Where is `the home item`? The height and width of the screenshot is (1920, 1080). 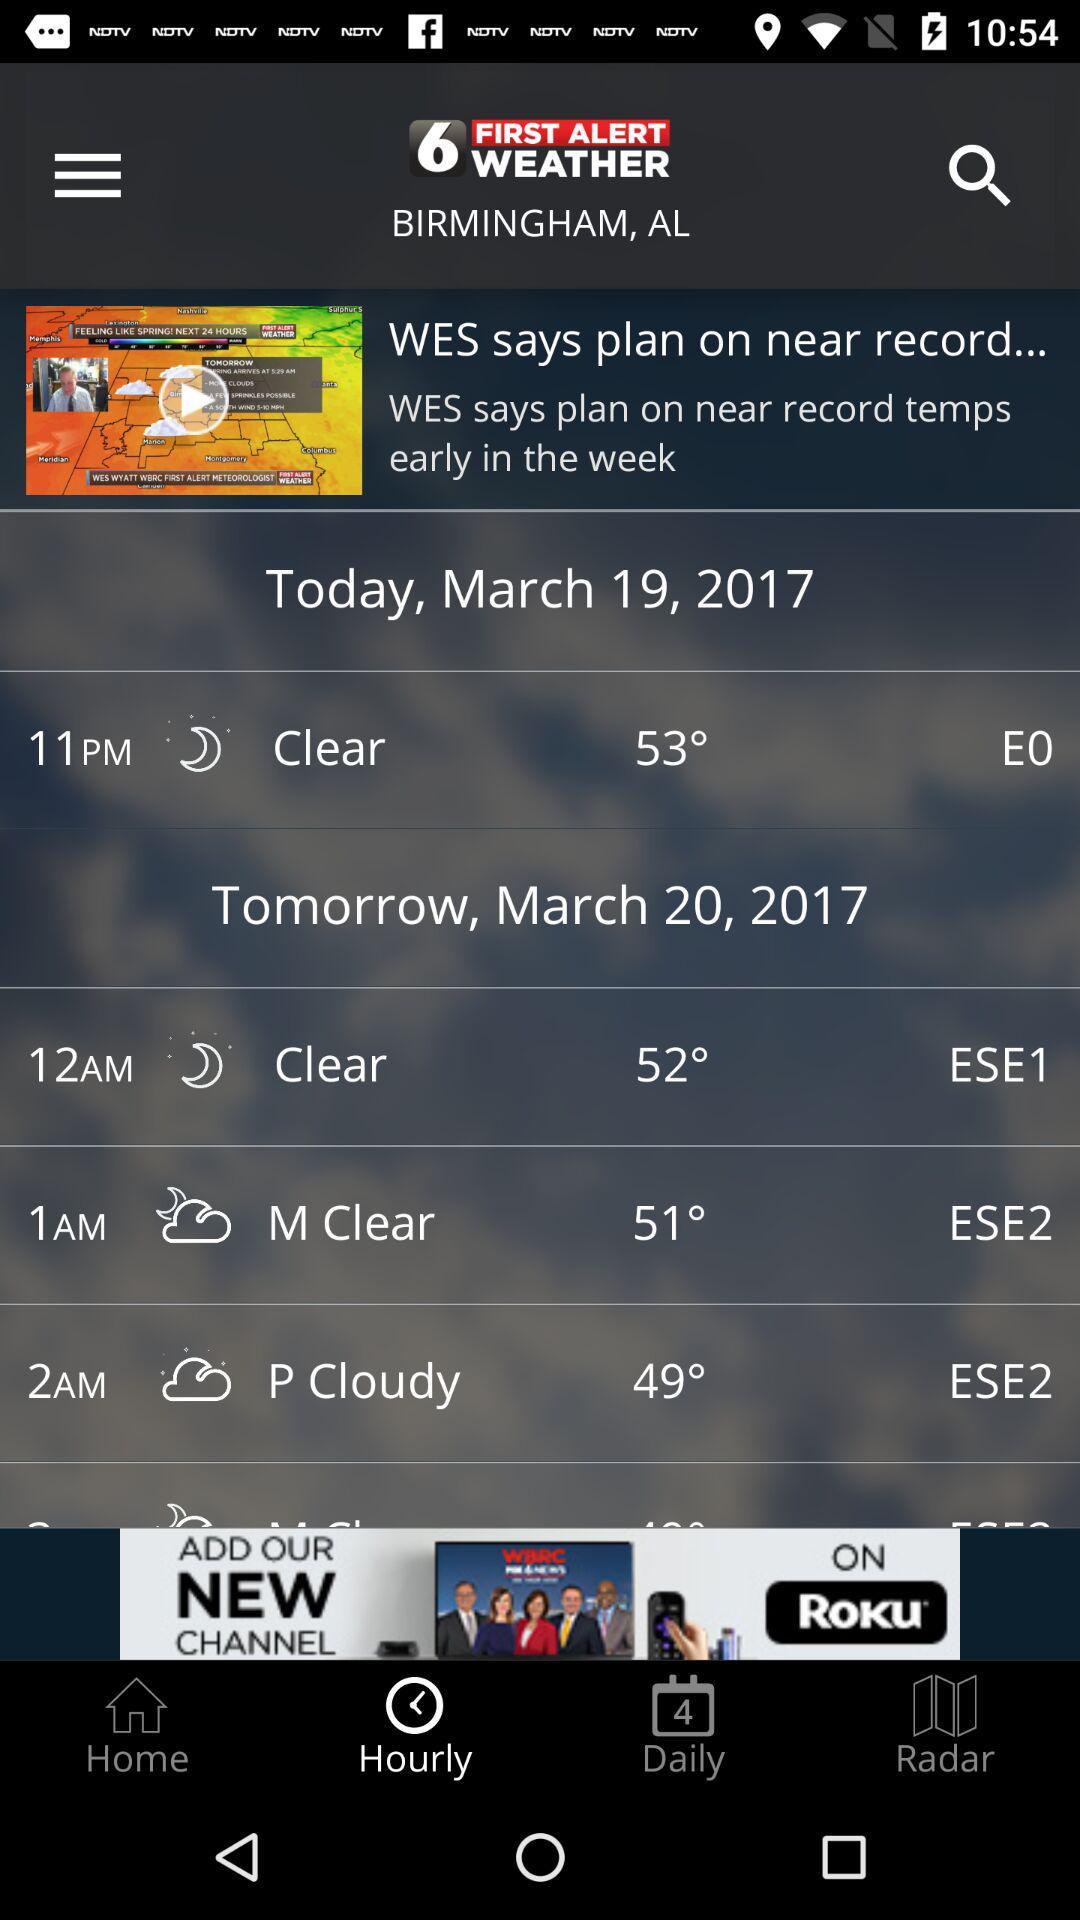 the home item is located at coordinates (135, 1726).